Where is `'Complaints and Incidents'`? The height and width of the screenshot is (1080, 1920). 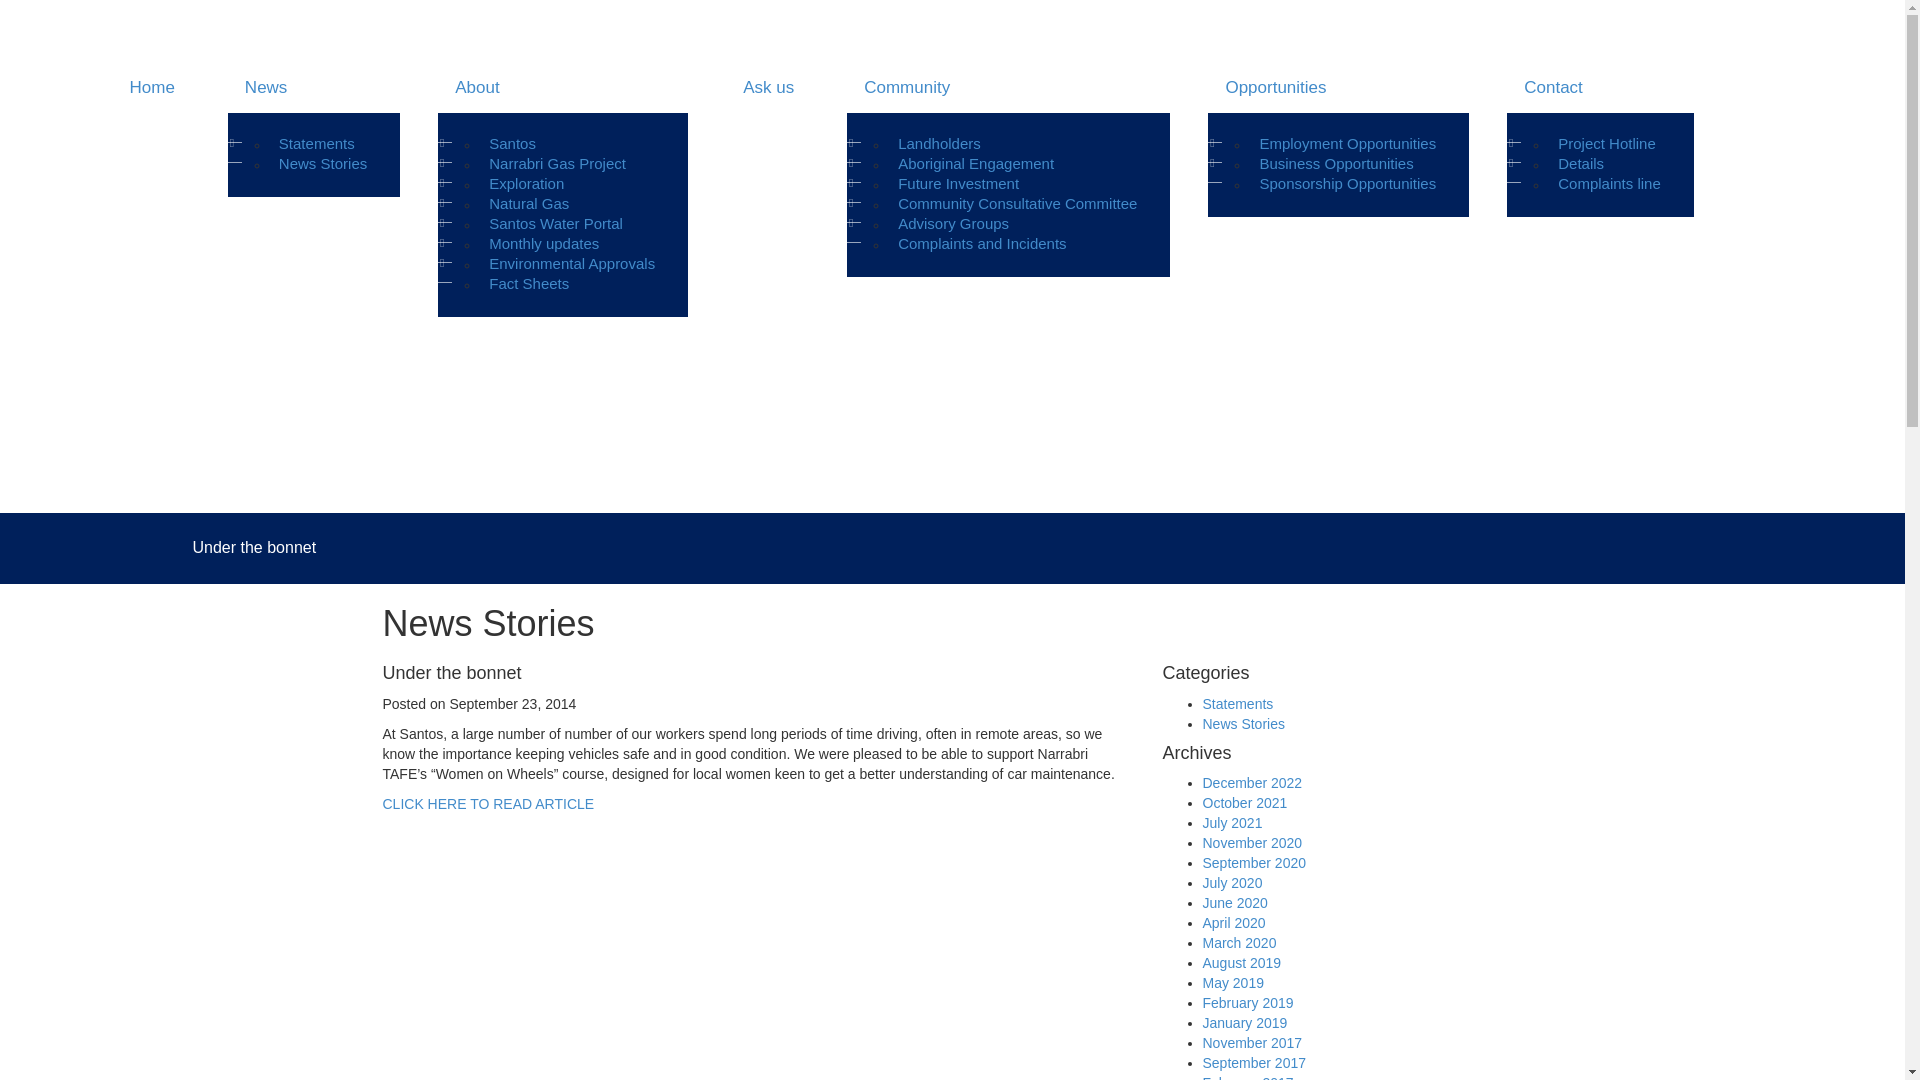 'Complaints and Incidents' is located at coordinates (982, 242).